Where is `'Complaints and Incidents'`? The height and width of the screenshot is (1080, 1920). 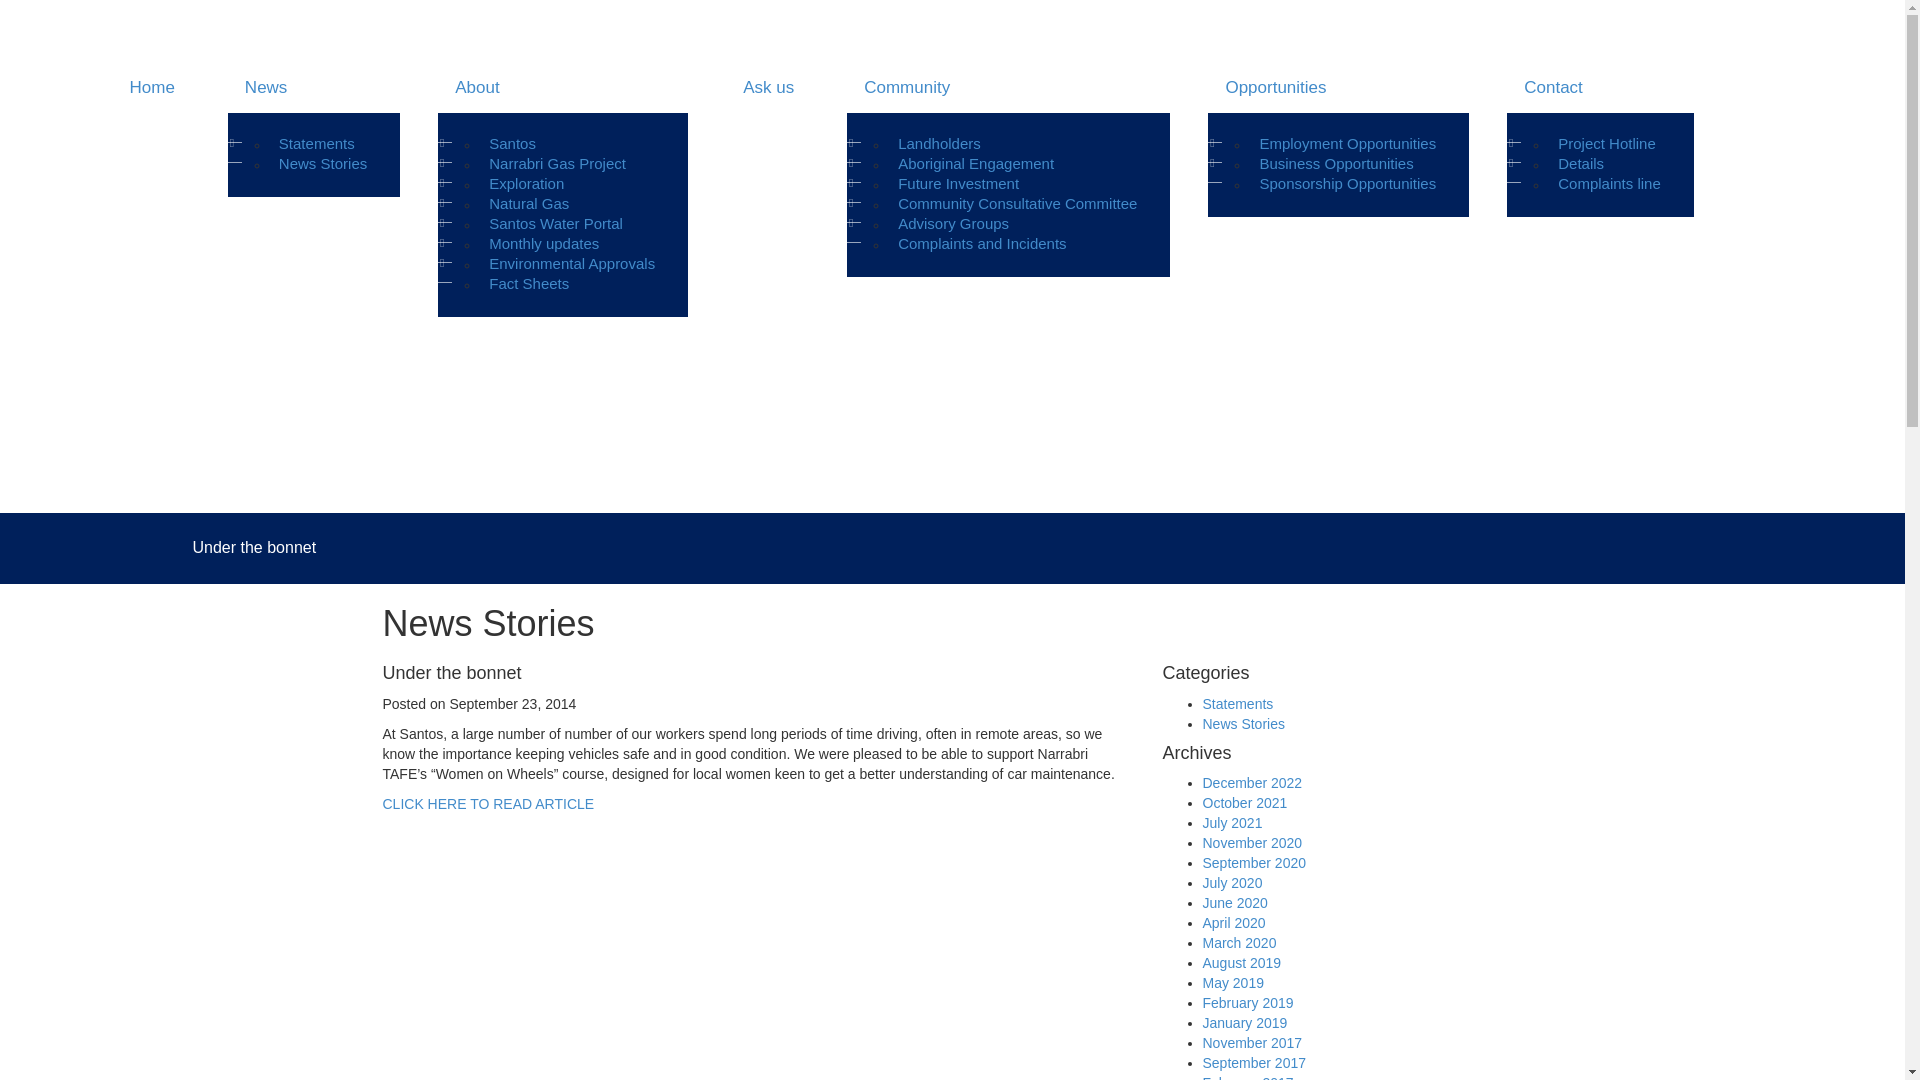 'Complaints and Incidents' is located at coordinates (982, 242).